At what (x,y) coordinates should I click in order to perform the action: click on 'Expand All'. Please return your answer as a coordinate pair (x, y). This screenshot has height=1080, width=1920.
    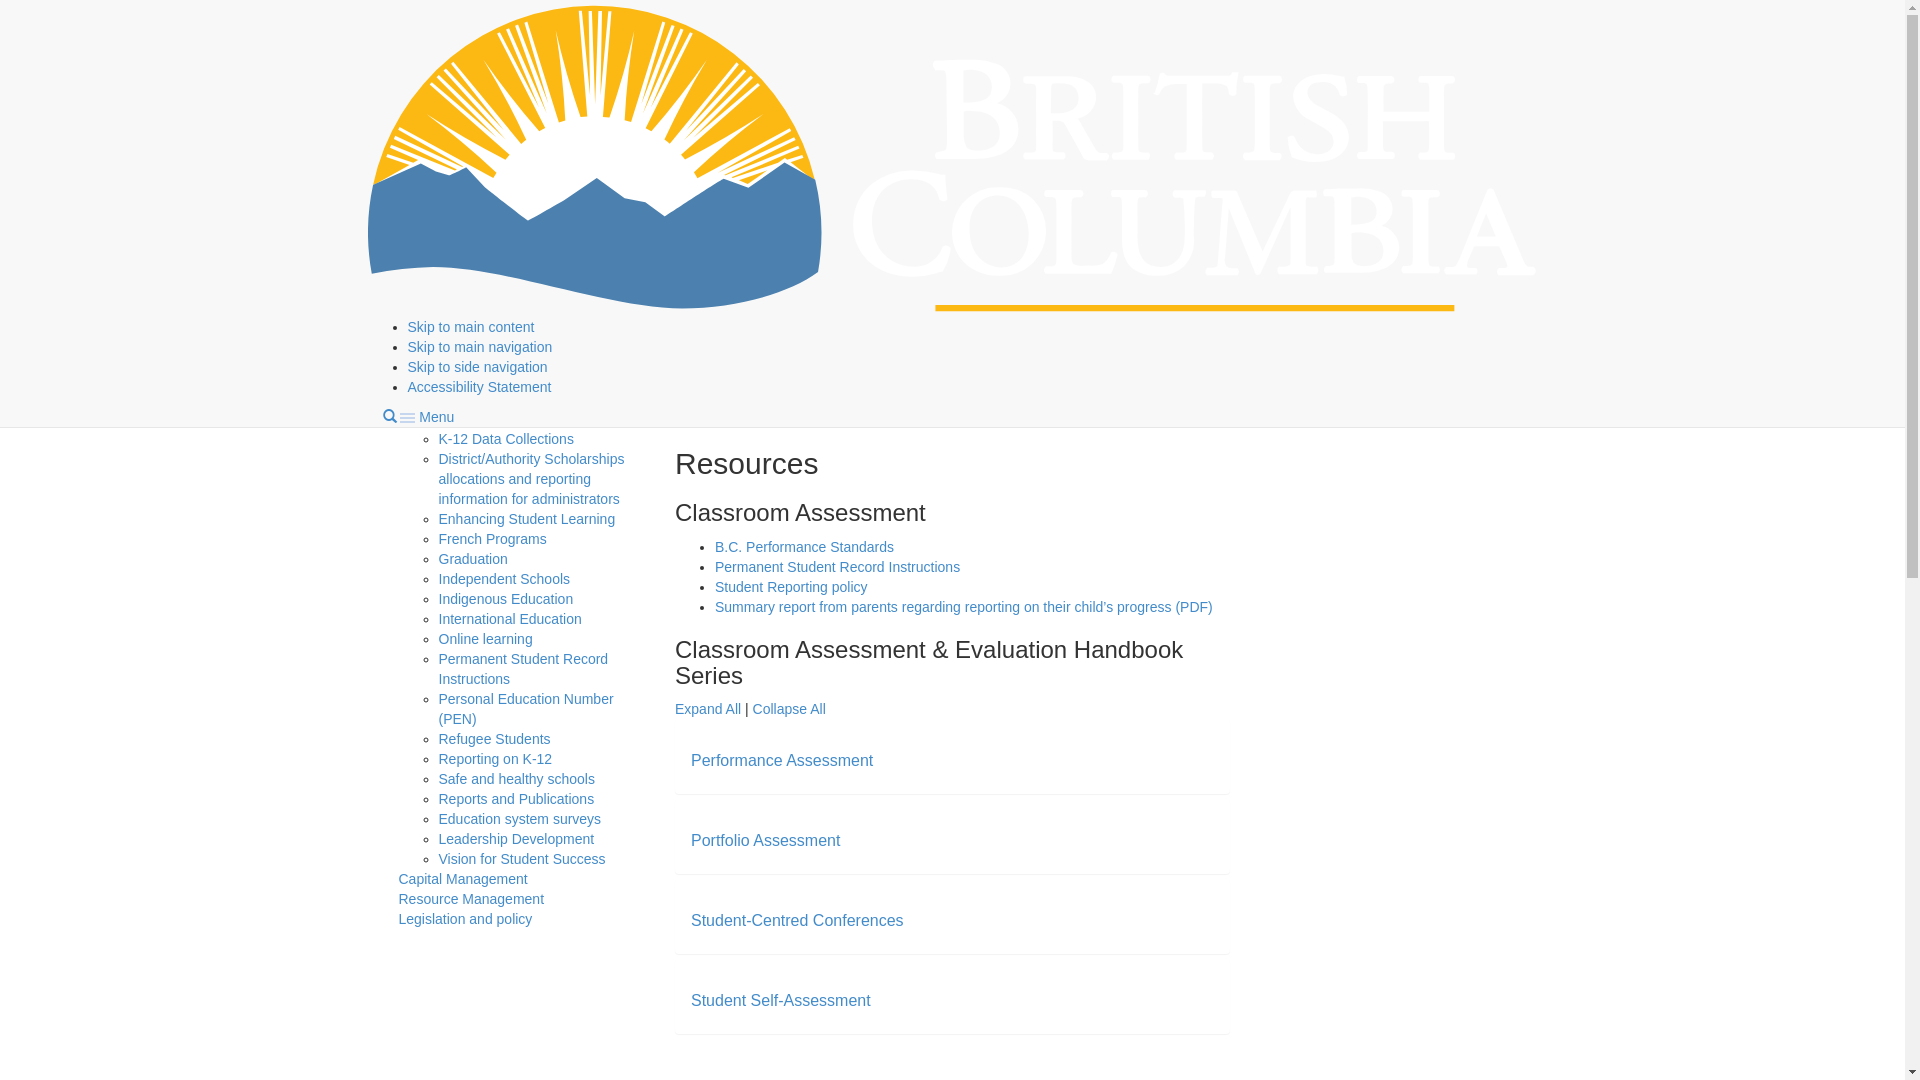
    Looking at the image, I should click on (675, 708).